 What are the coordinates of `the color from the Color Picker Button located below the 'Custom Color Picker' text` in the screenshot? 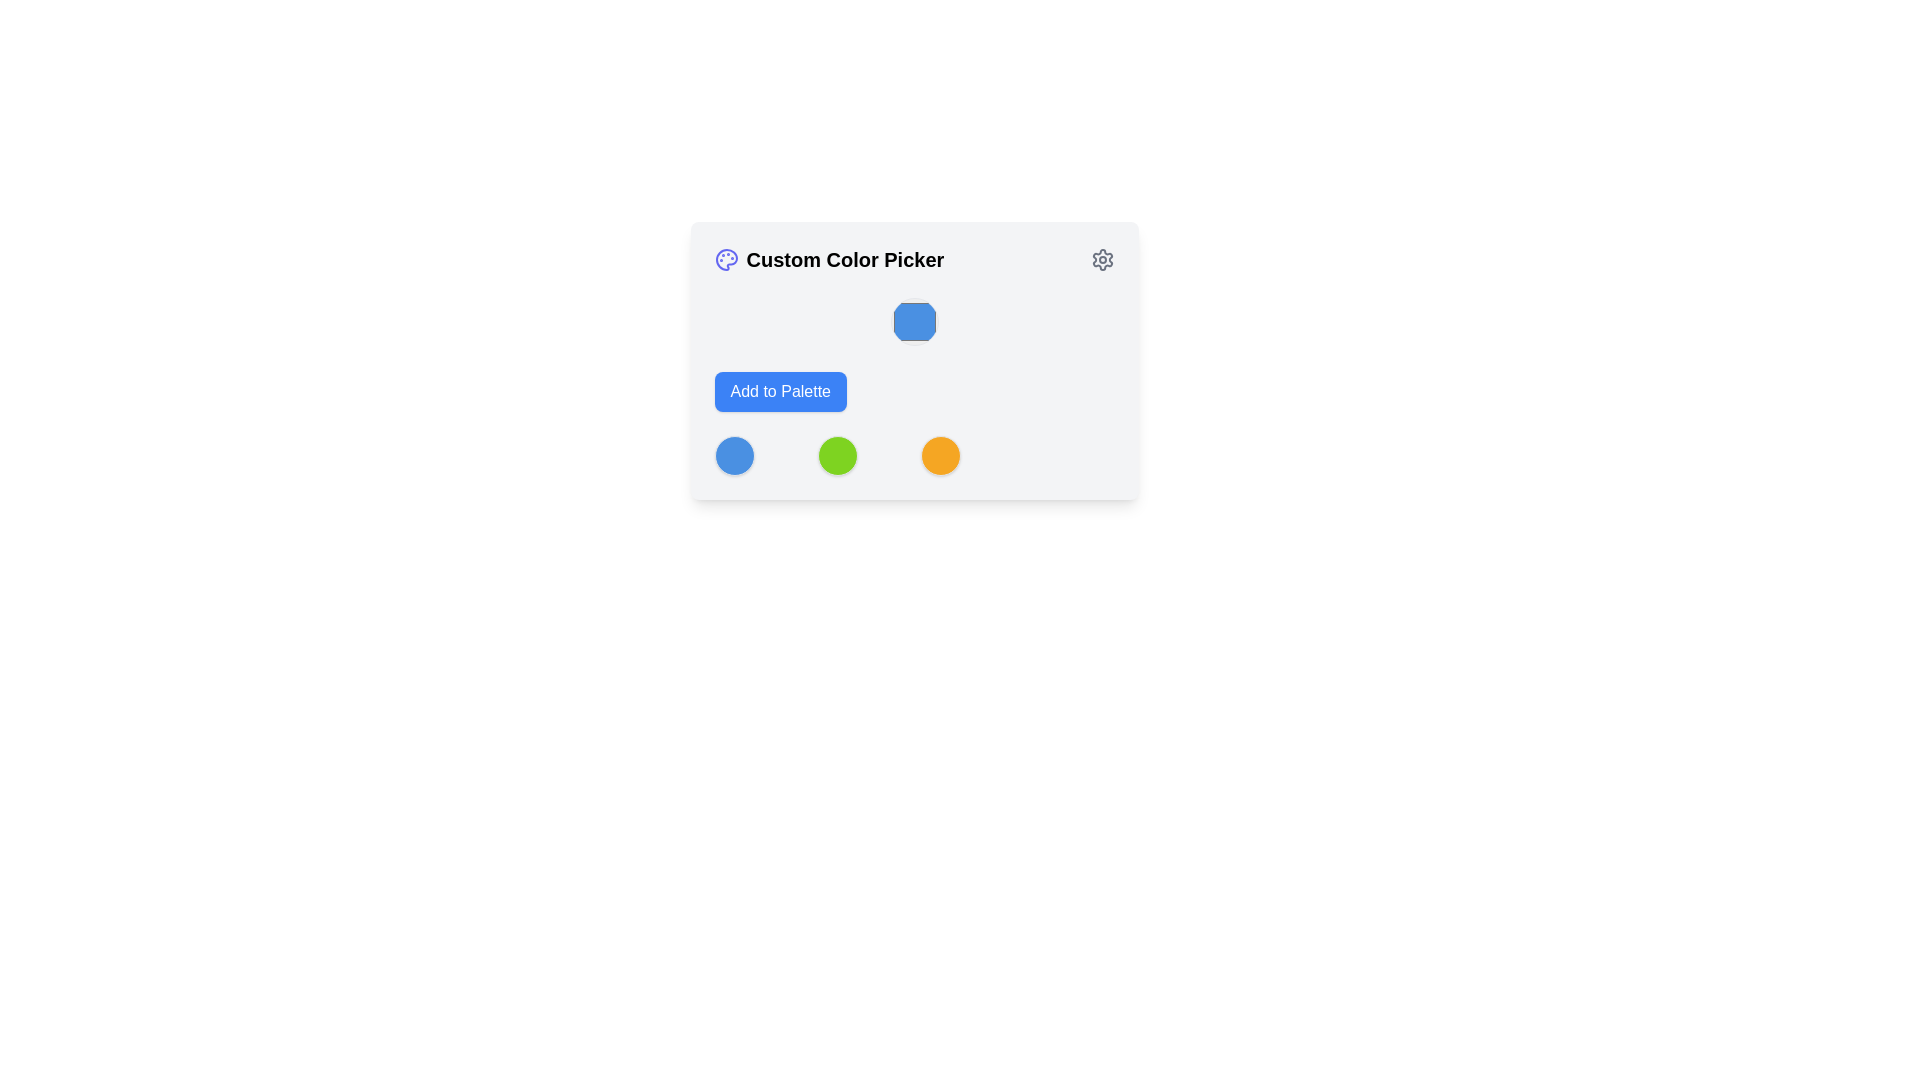 It's located at (913, 361).